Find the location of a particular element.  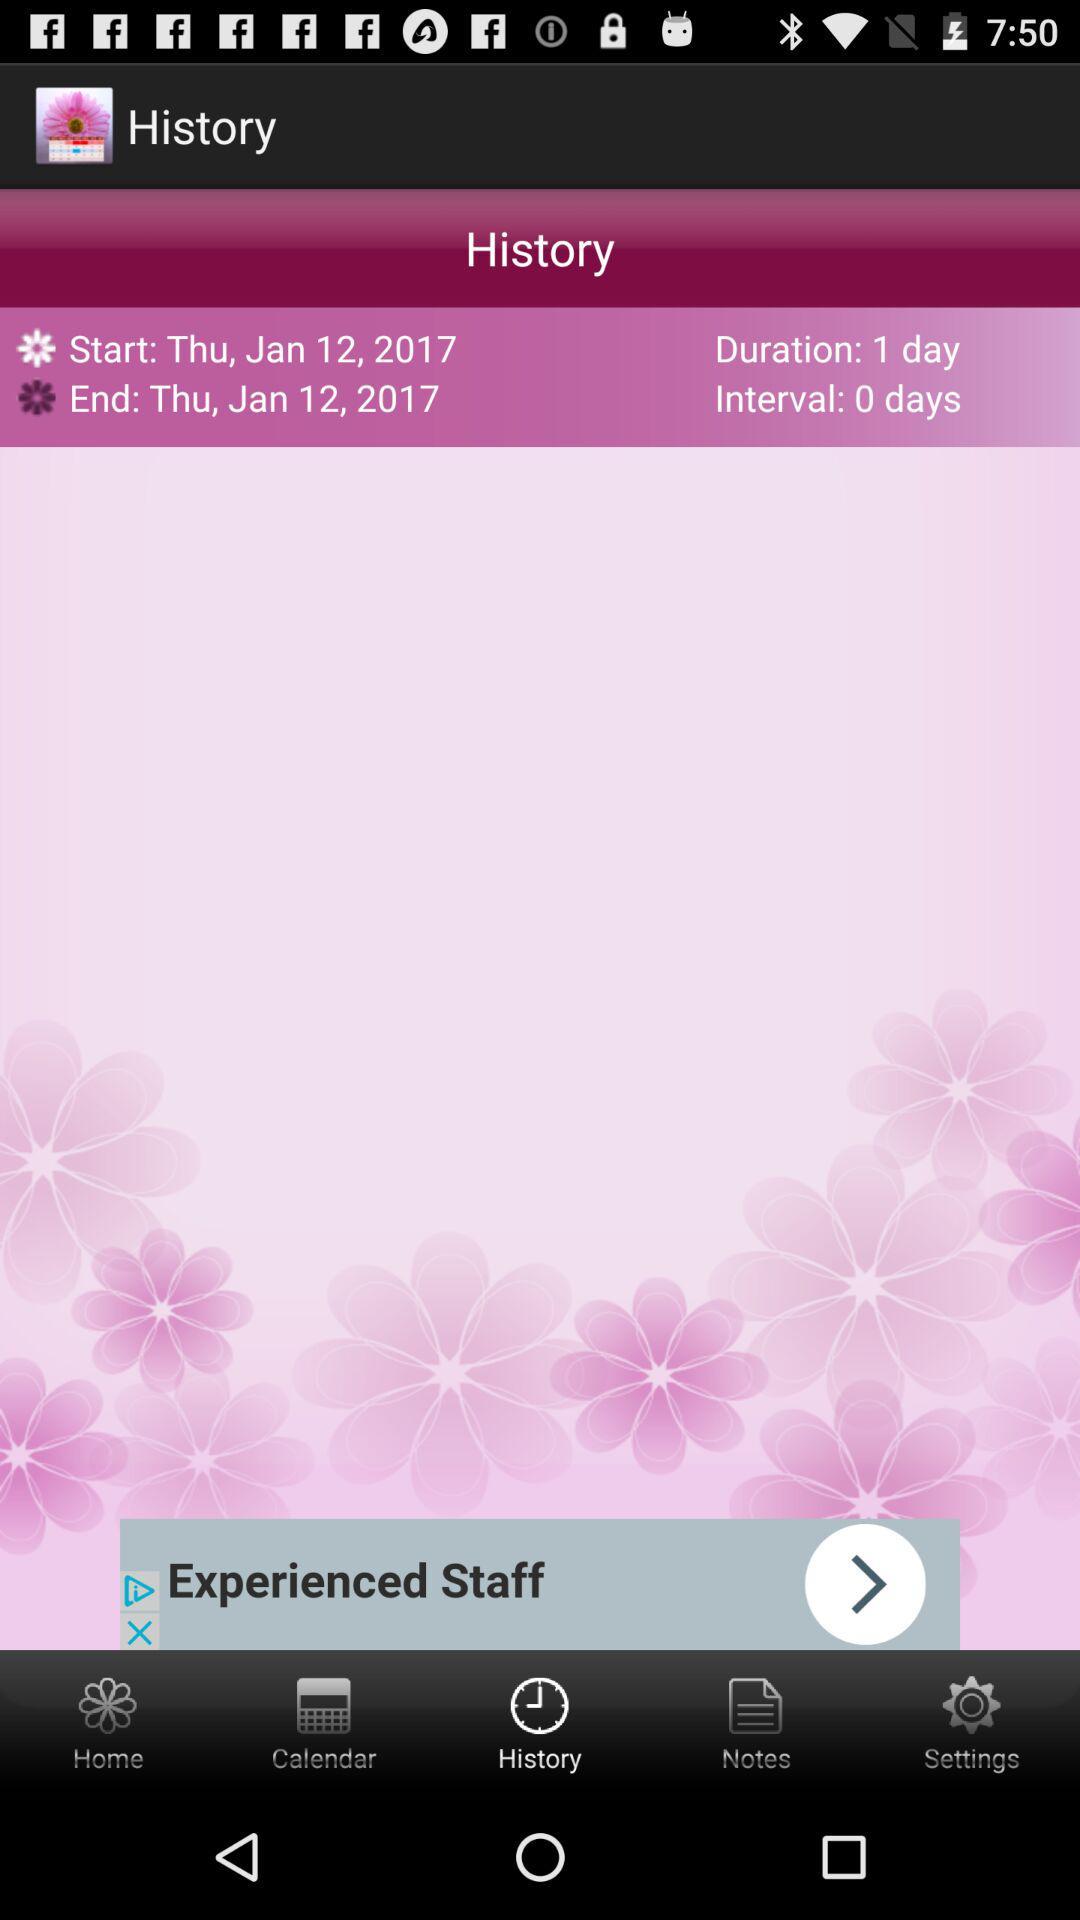

to note daily notes is located at coordinates (756, 1721).